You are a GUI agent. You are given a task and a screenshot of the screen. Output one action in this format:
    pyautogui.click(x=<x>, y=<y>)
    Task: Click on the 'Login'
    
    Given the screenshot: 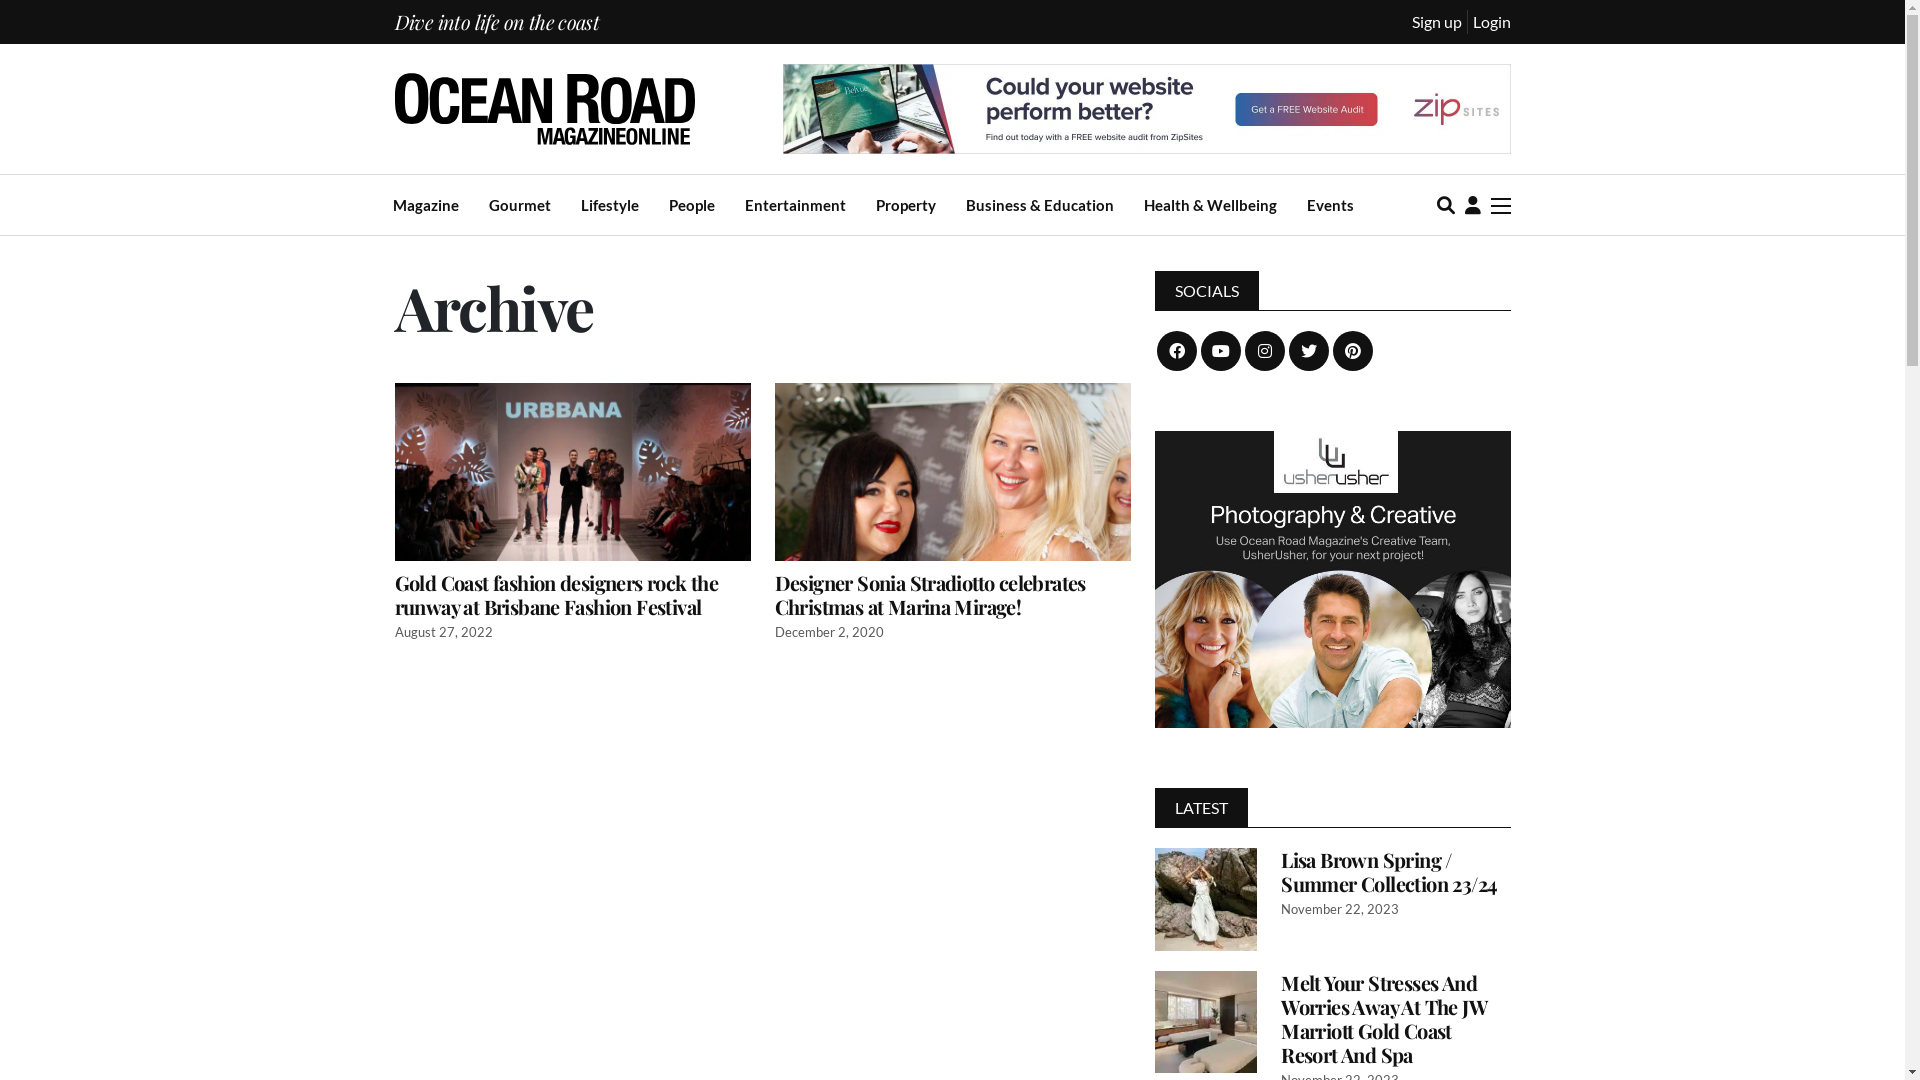 What is the action you would take?
    pyautogui.click(x=1491, y=21)
    